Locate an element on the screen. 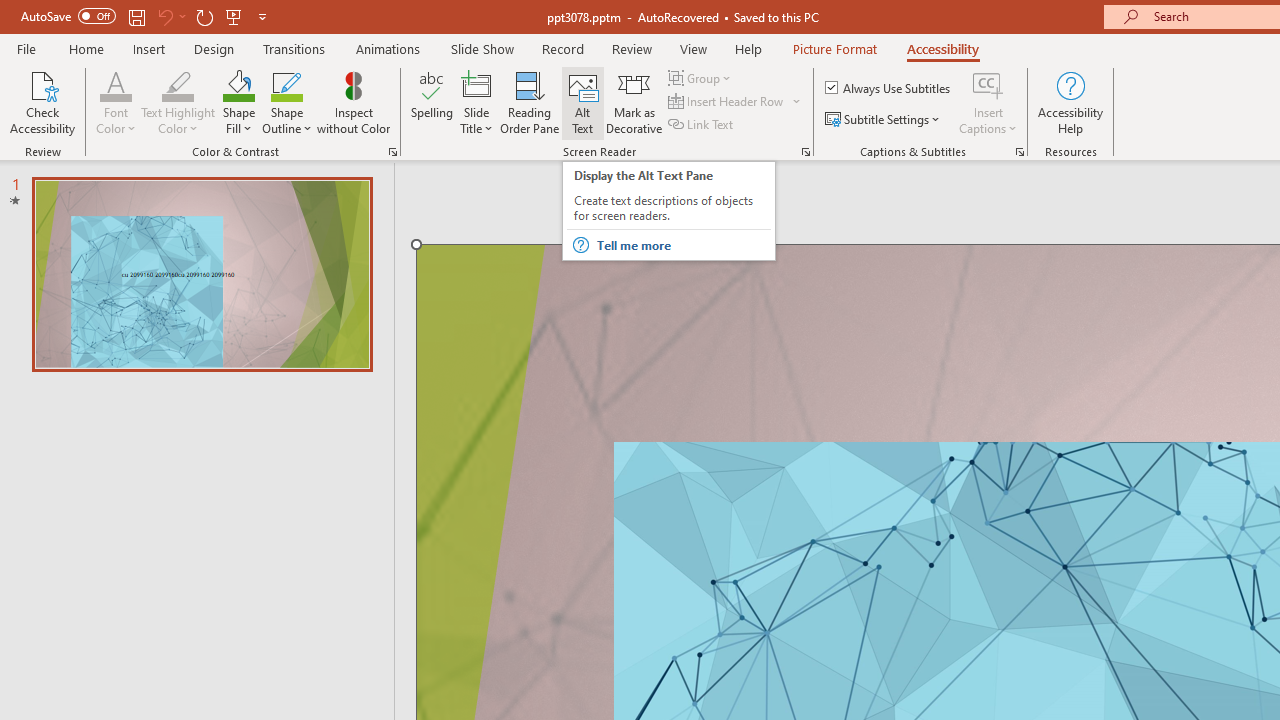 The image size is (1280, 720). 'Always Use Subtitles' is located at coordinates (888, 86).